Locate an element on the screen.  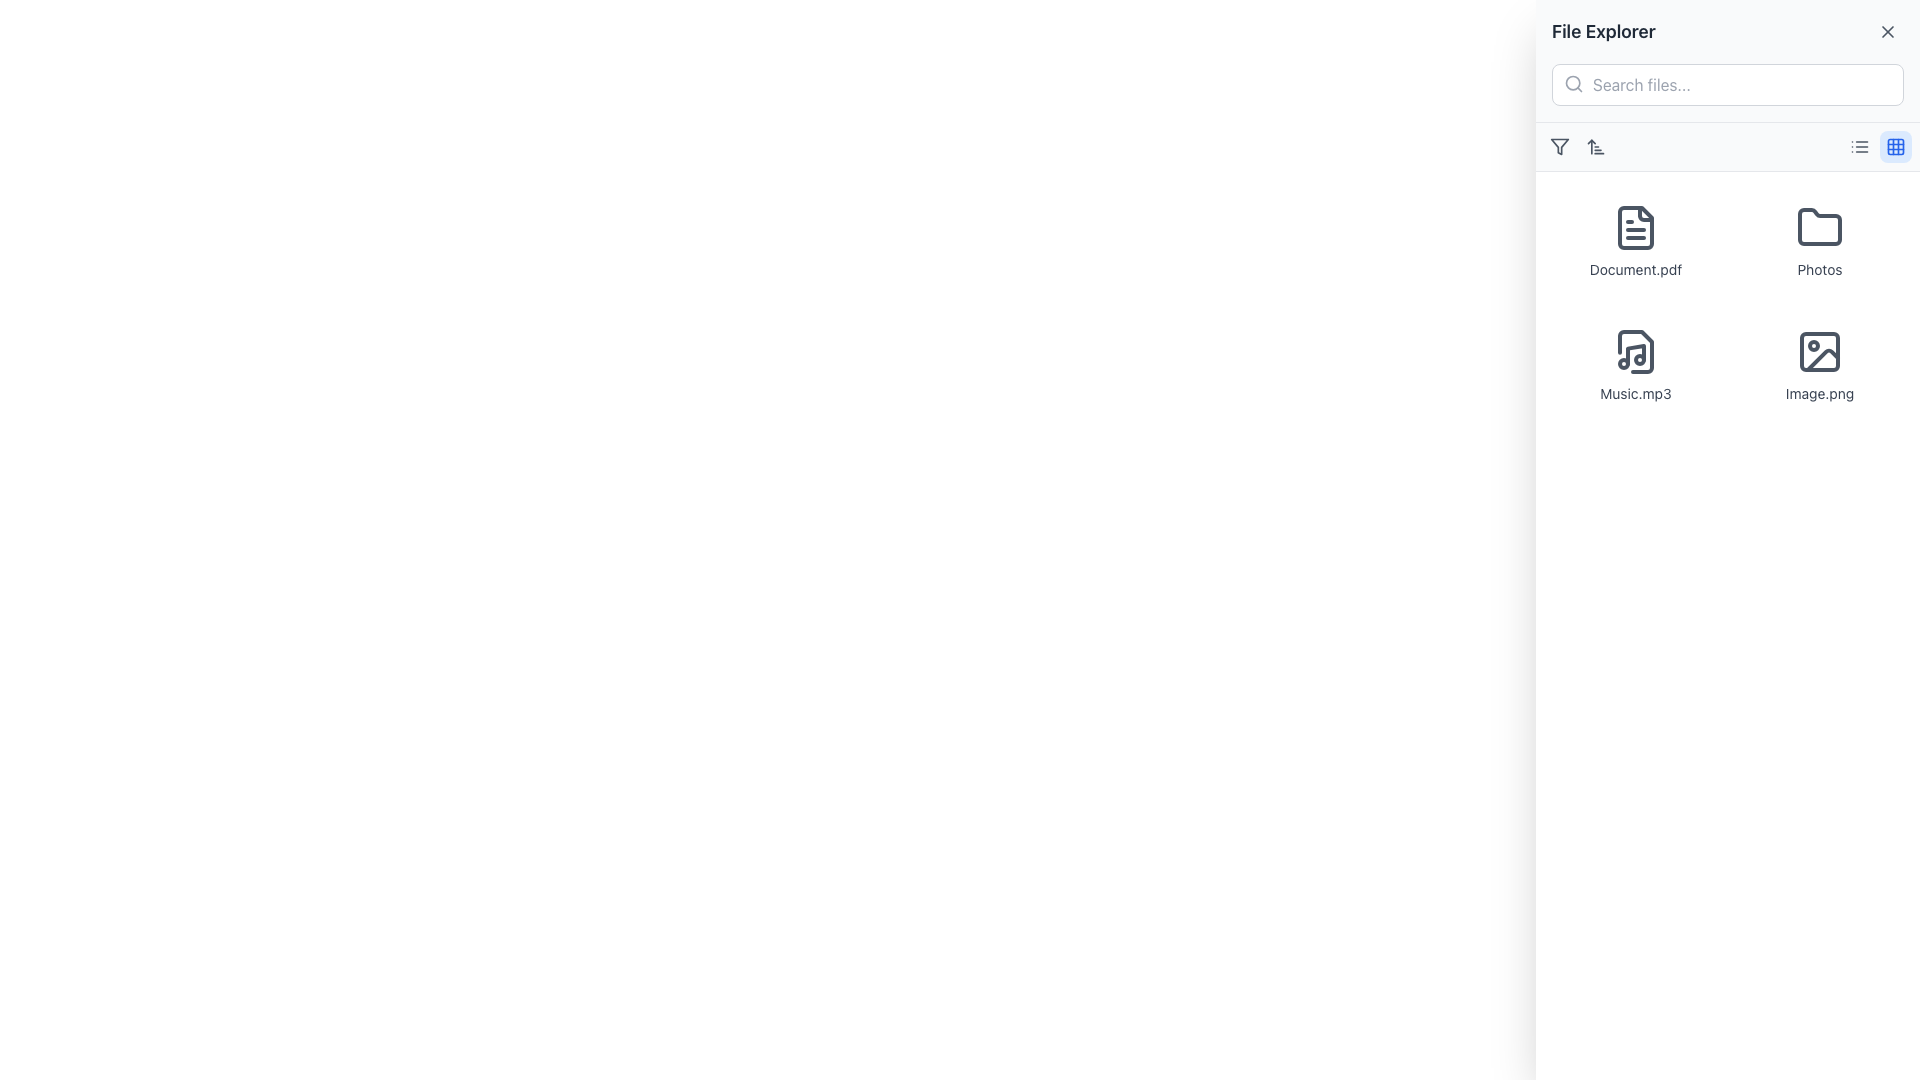
the sorting icon button located in the upper-right section of the interface, immediately to the right of the filter icon is located at coordinates (1595, 145).